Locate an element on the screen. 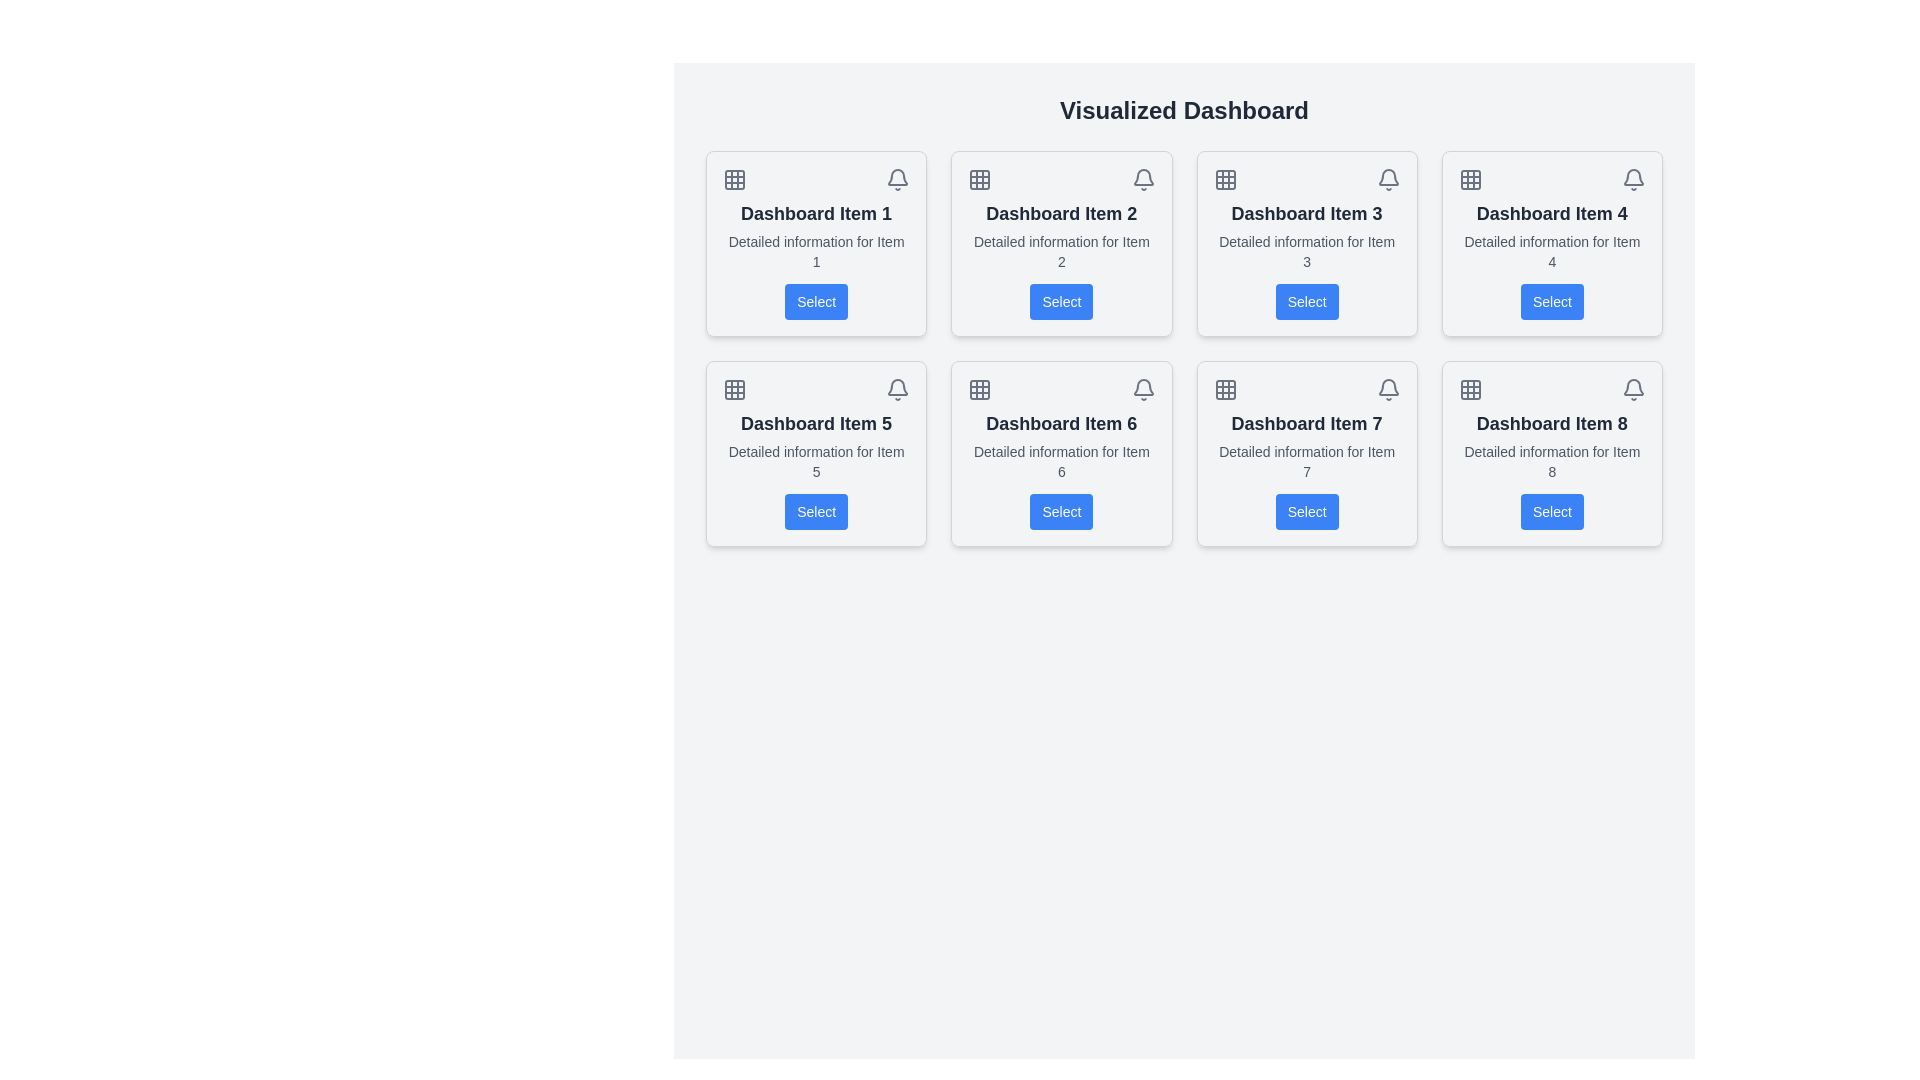 This screenshot has height=1080, width=1920. the bell-shaped notification icon with a gray outline located in the top-right corner of the 'Dashboard Item 7' card is located at coordinates (1387, 389).